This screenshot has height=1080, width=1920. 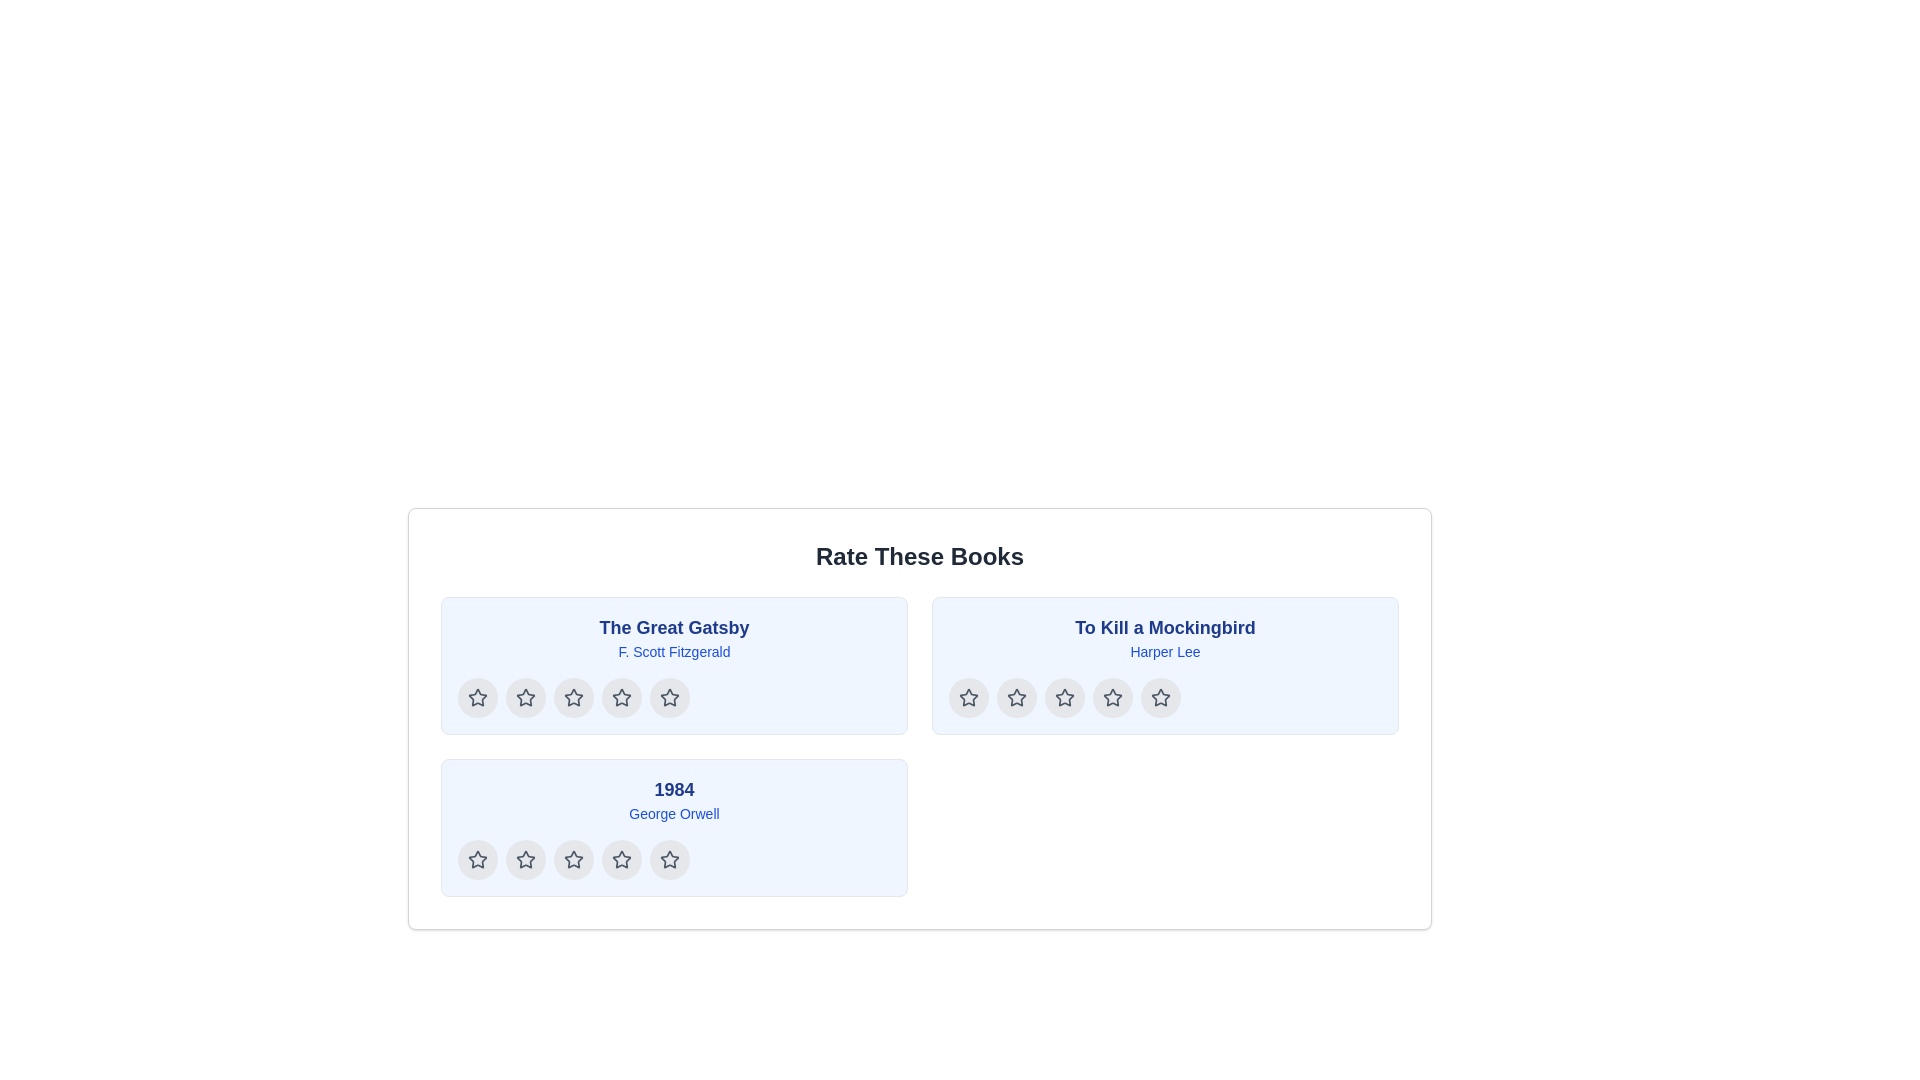 I want to click on the fourth star-shaped icon in the rating system for the book '1984' by George Orwell, which is located near the bottom-center of the interface, so click(x=621, y=859).